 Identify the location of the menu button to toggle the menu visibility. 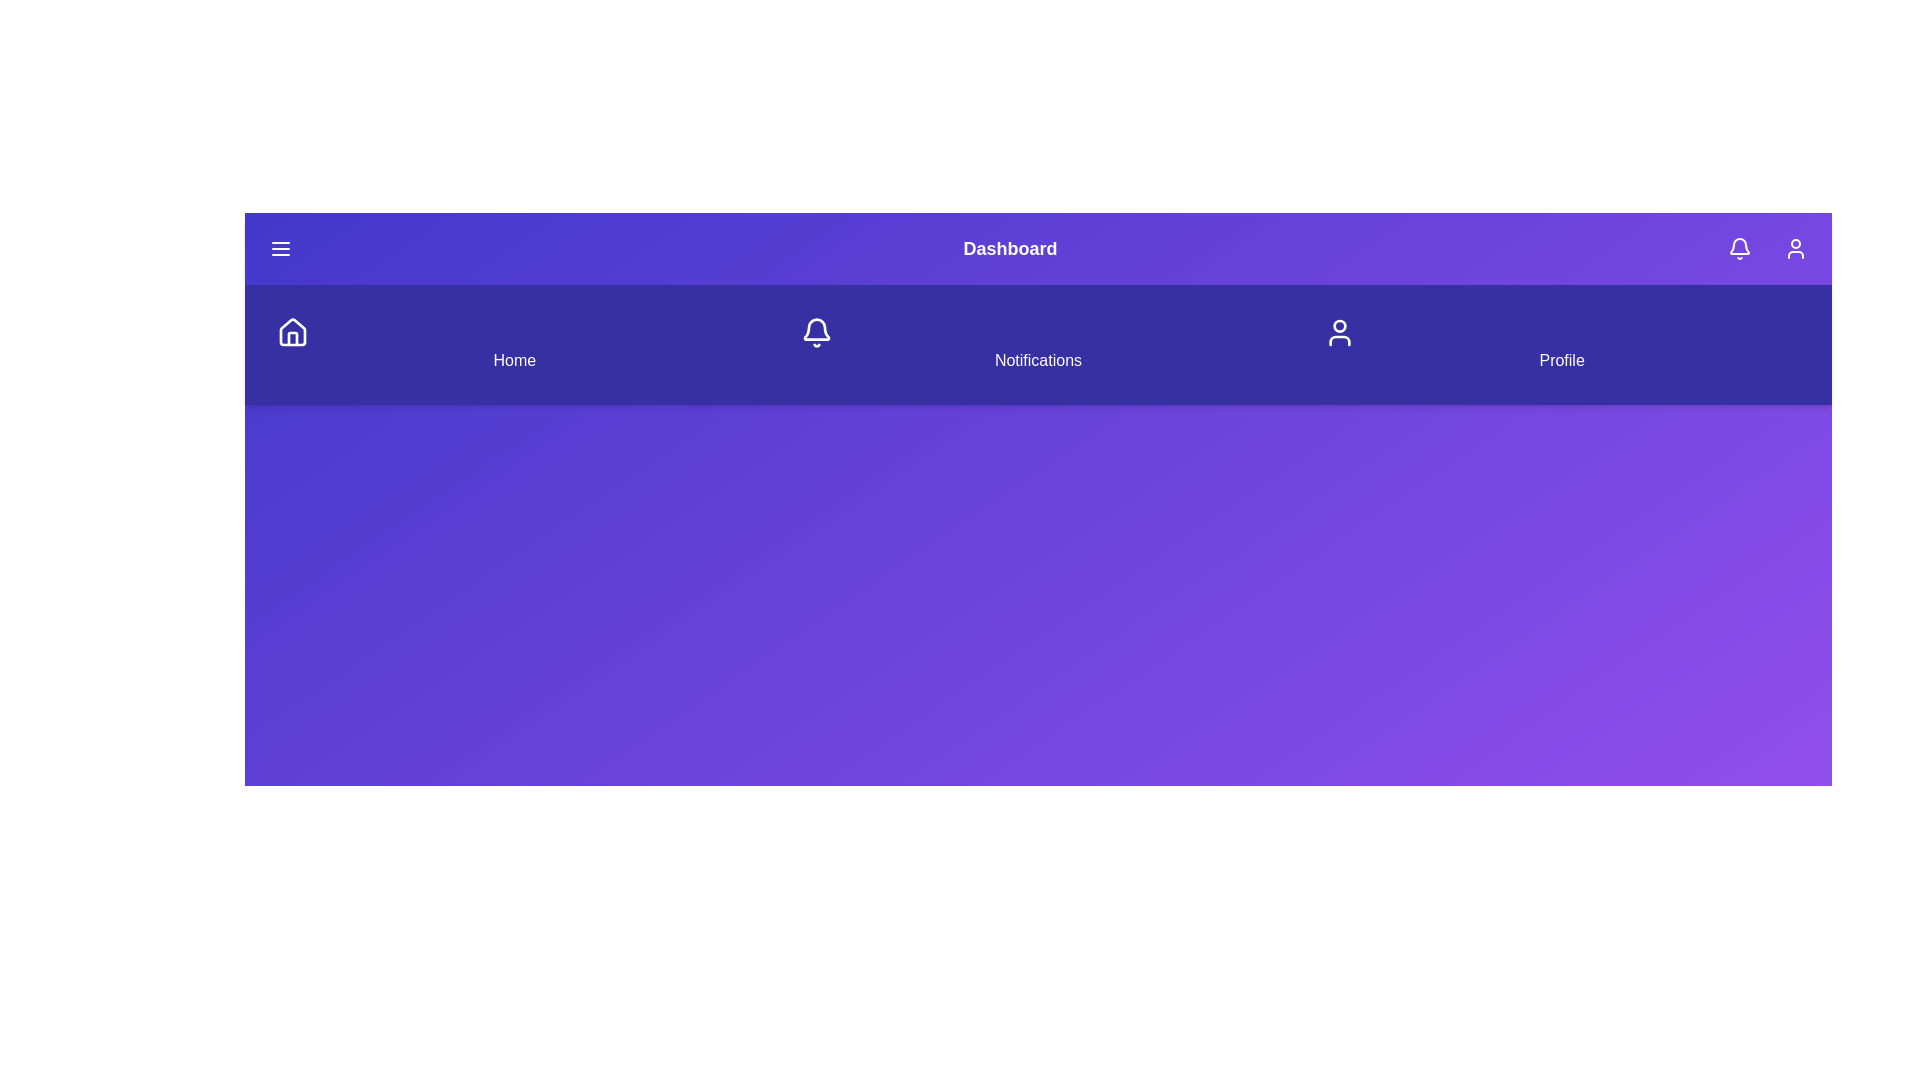
(280, 248).